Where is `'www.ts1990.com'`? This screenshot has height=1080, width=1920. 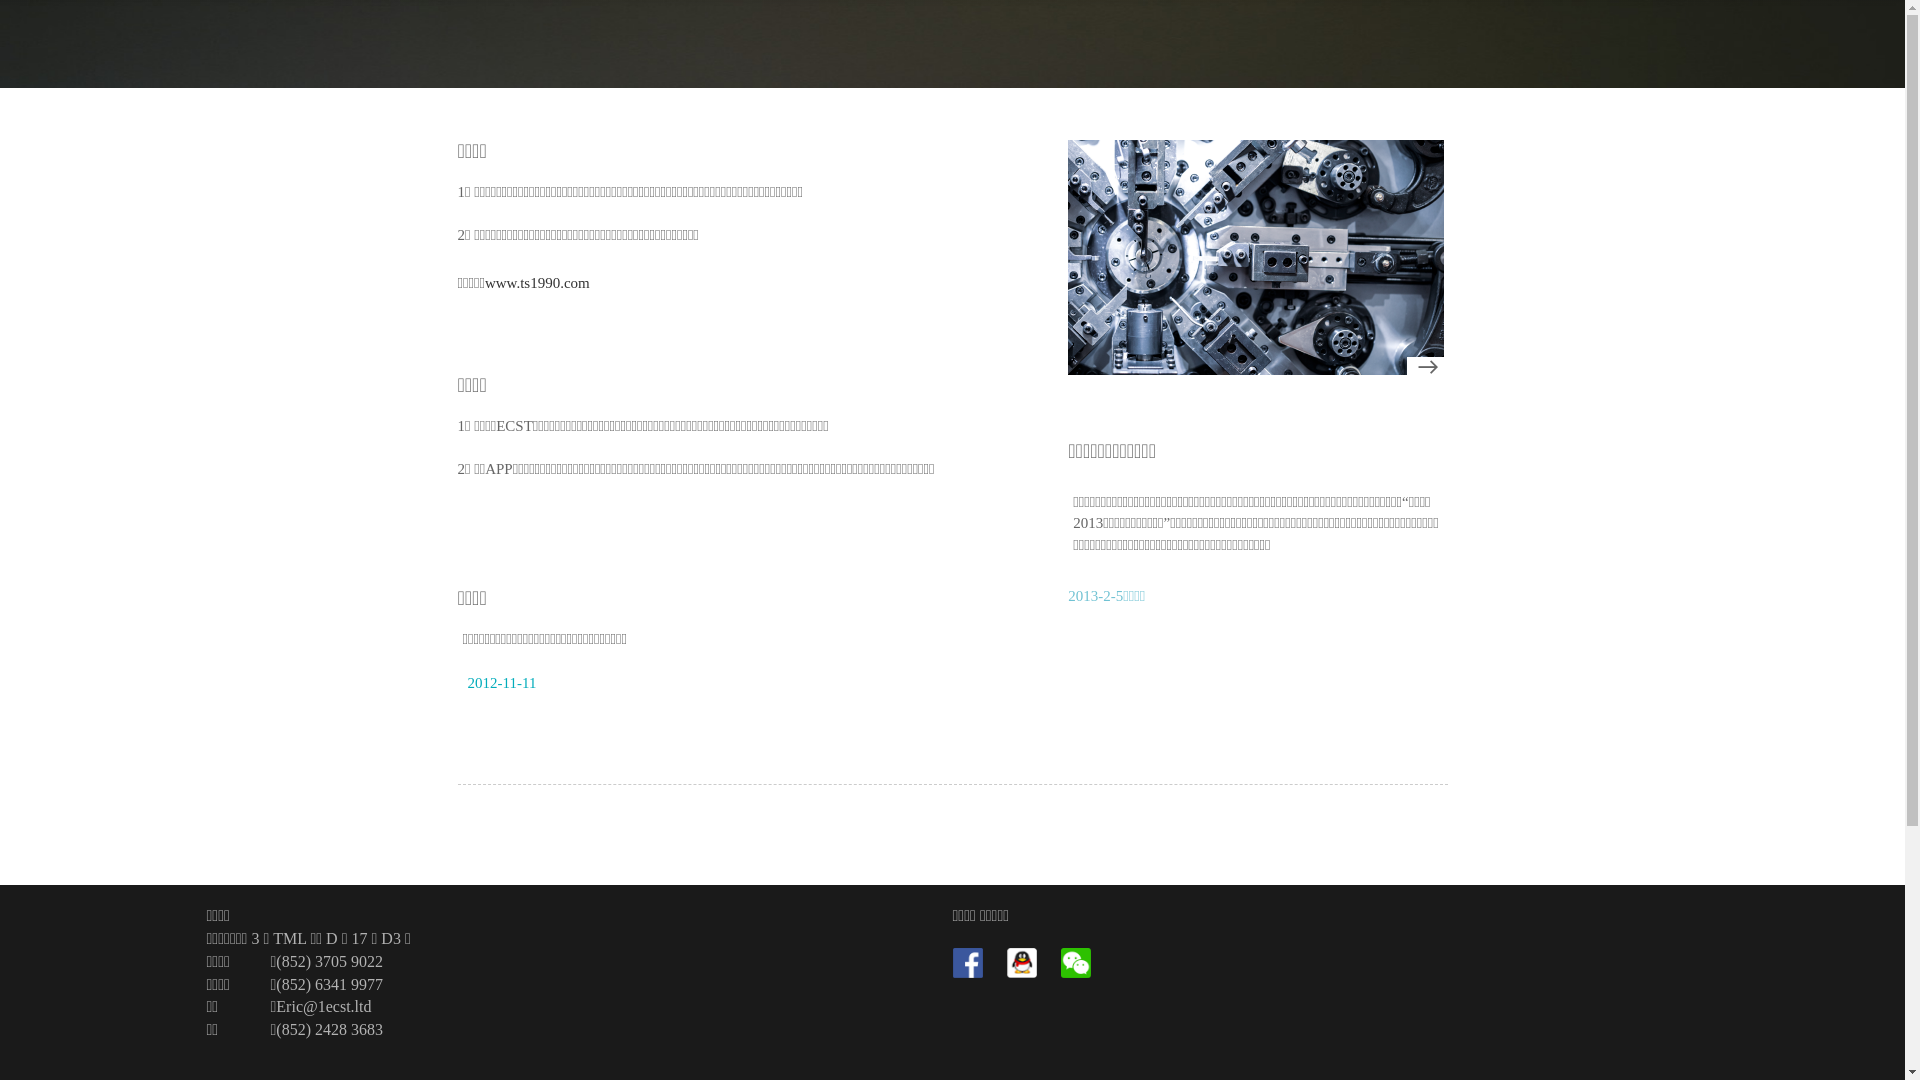
'www.ts1990.com' is located at coordinates (537, 282).